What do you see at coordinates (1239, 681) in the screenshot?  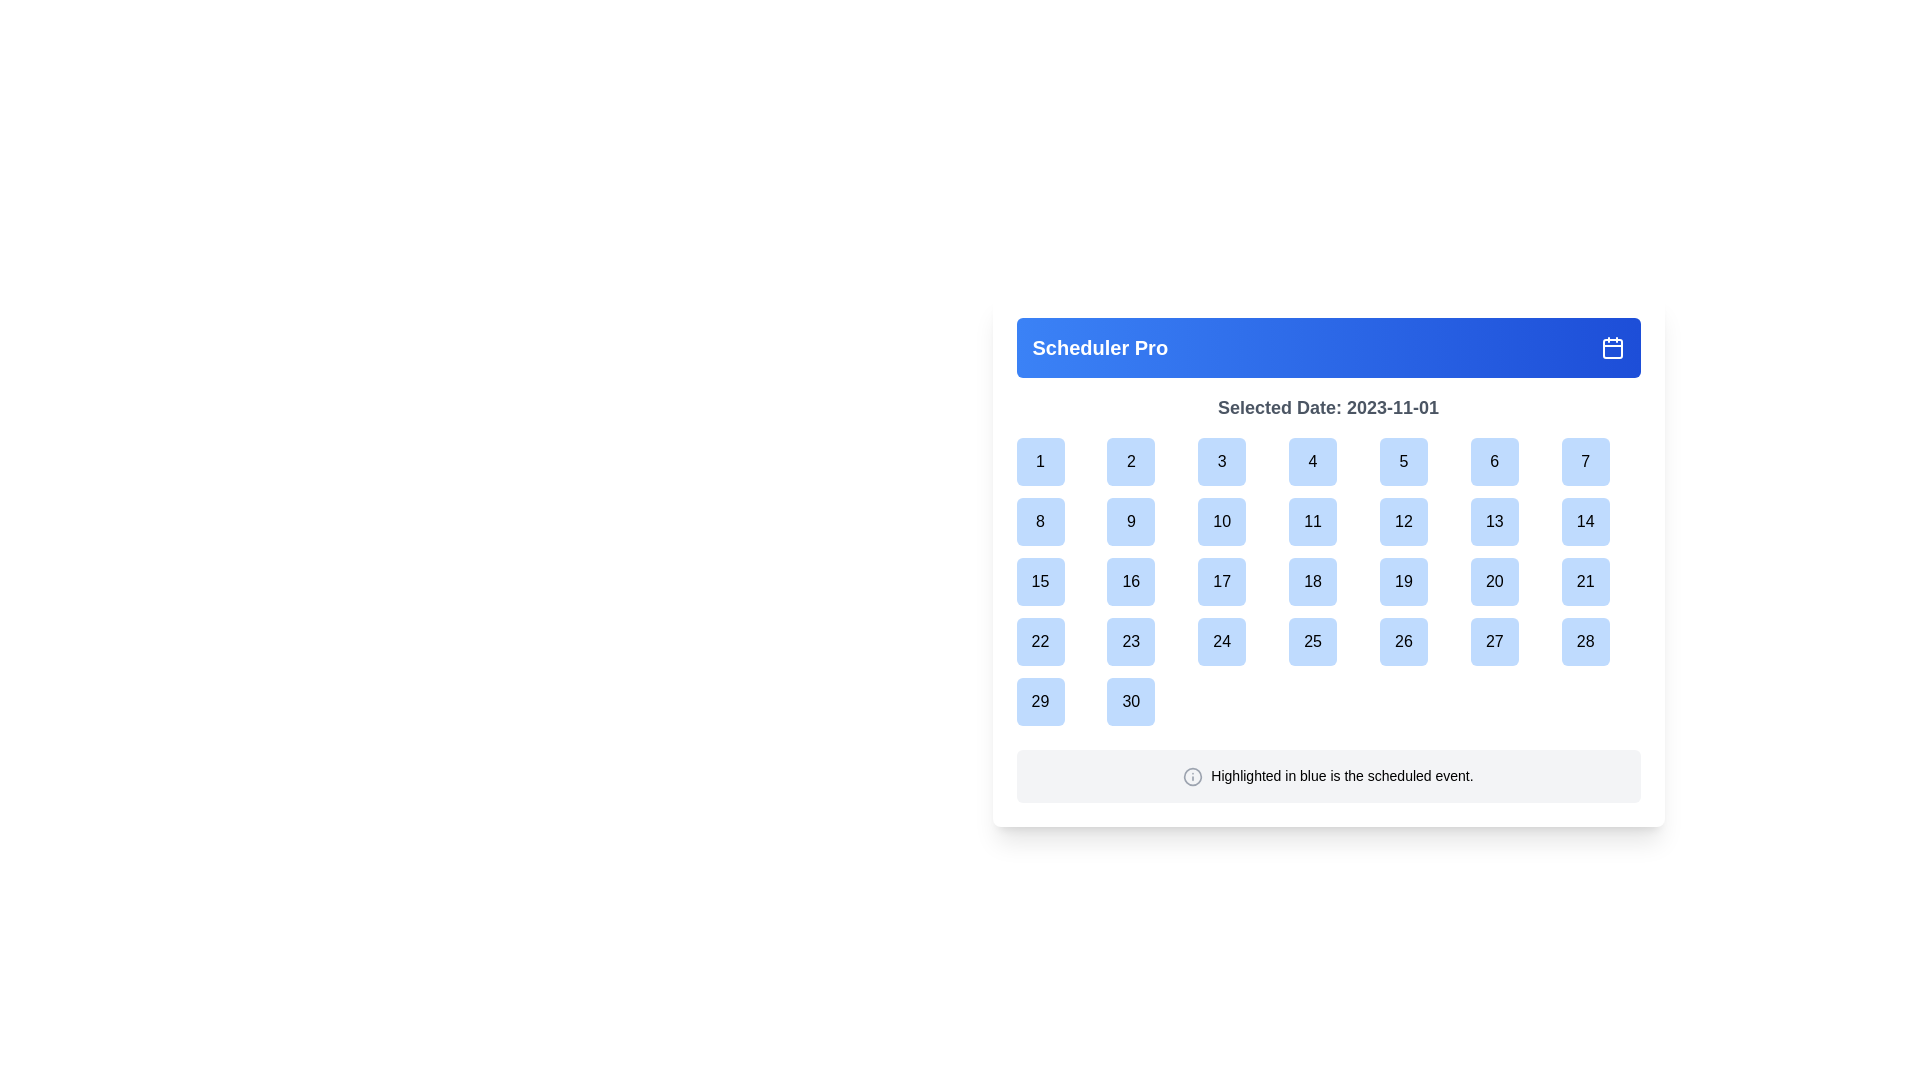 I see `the tooltip labeled 'No Event', which is displayed below the calendar day '24' in the calendar grid` at bounding box center [1239, 681].